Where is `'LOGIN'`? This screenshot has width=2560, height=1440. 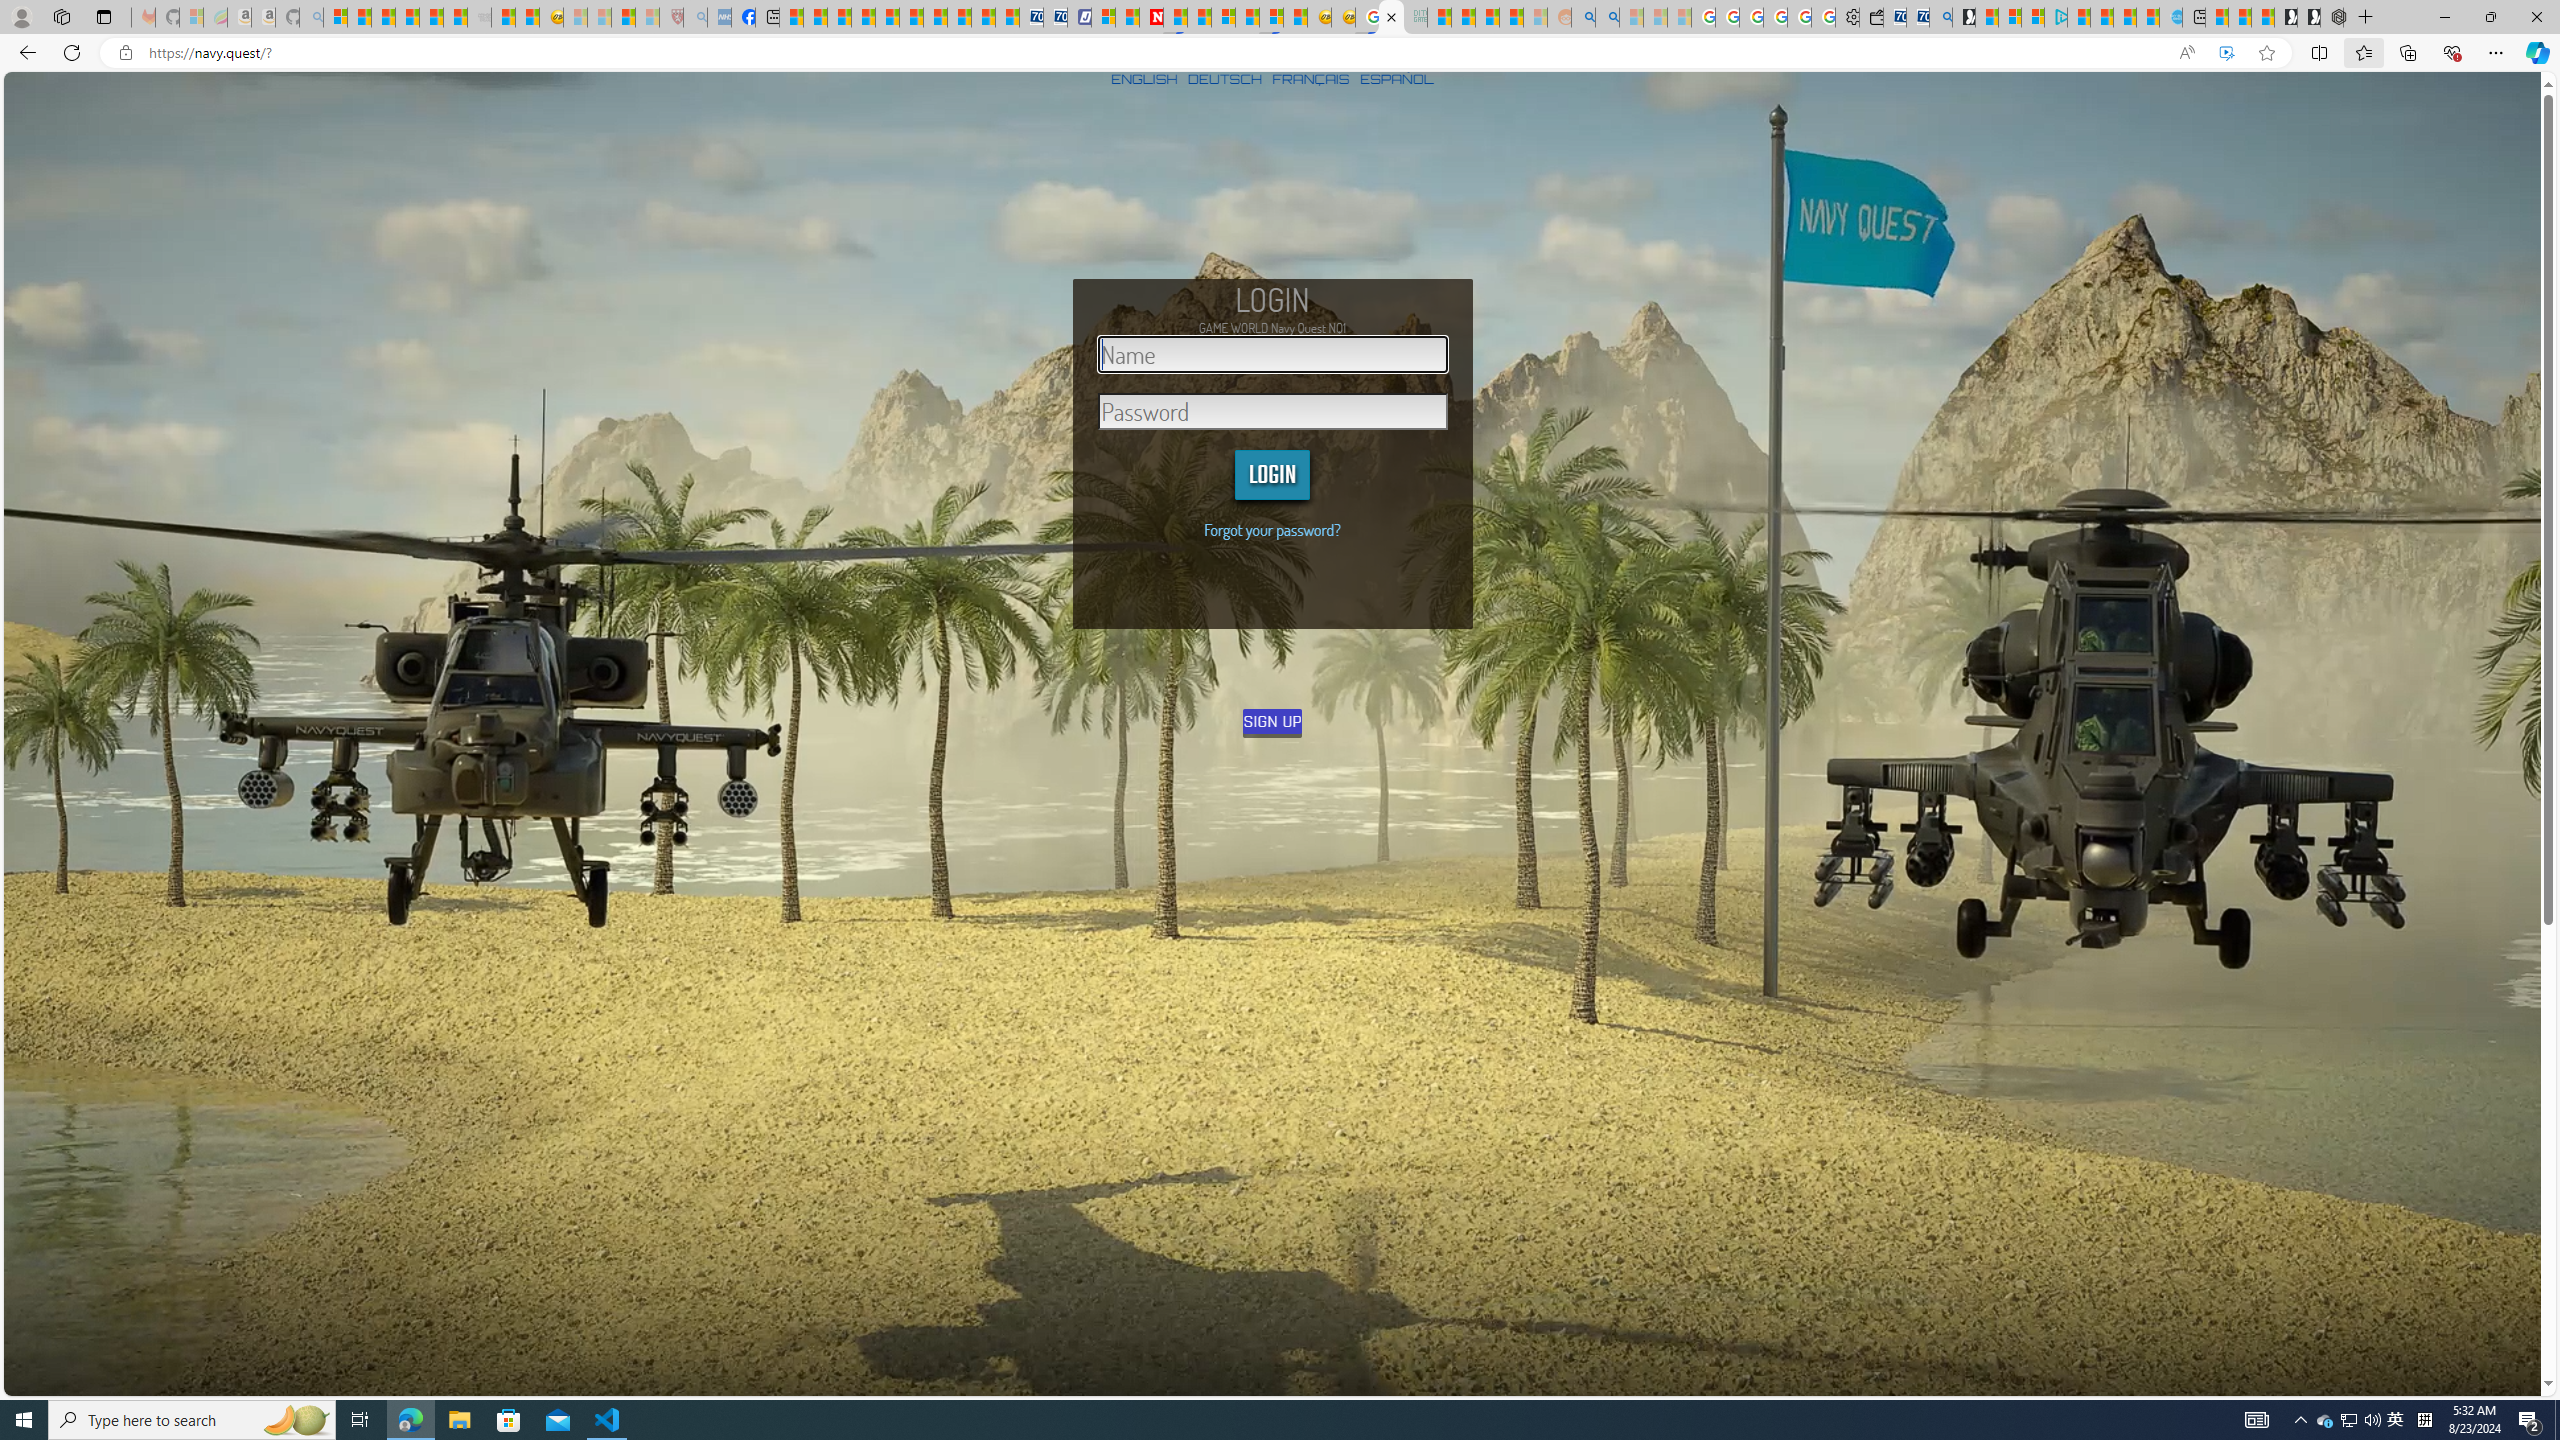 'LOGIN' is located at coordinates (1271, 474).